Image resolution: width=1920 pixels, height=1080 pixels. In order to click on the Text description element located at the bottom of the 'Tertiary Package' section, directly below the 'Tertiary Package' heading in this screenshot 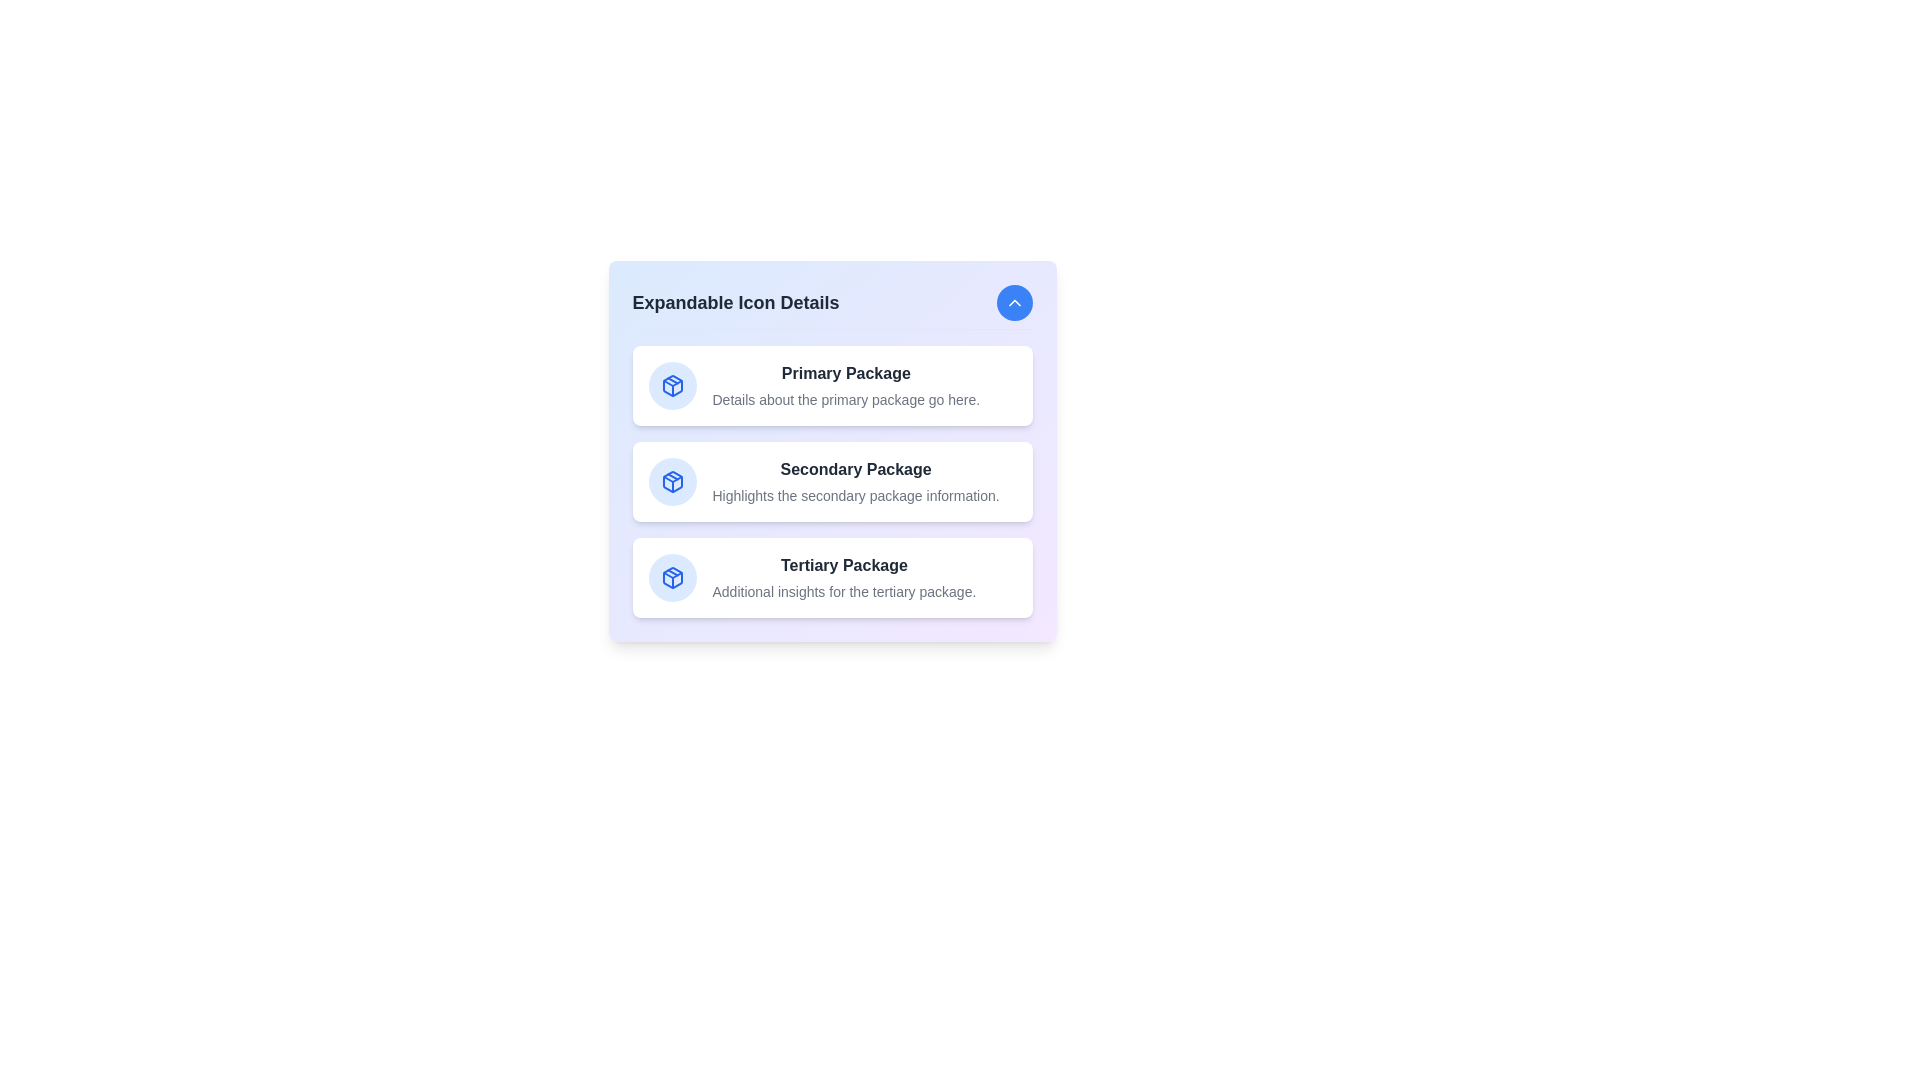, I will do `click(844, 590)`.